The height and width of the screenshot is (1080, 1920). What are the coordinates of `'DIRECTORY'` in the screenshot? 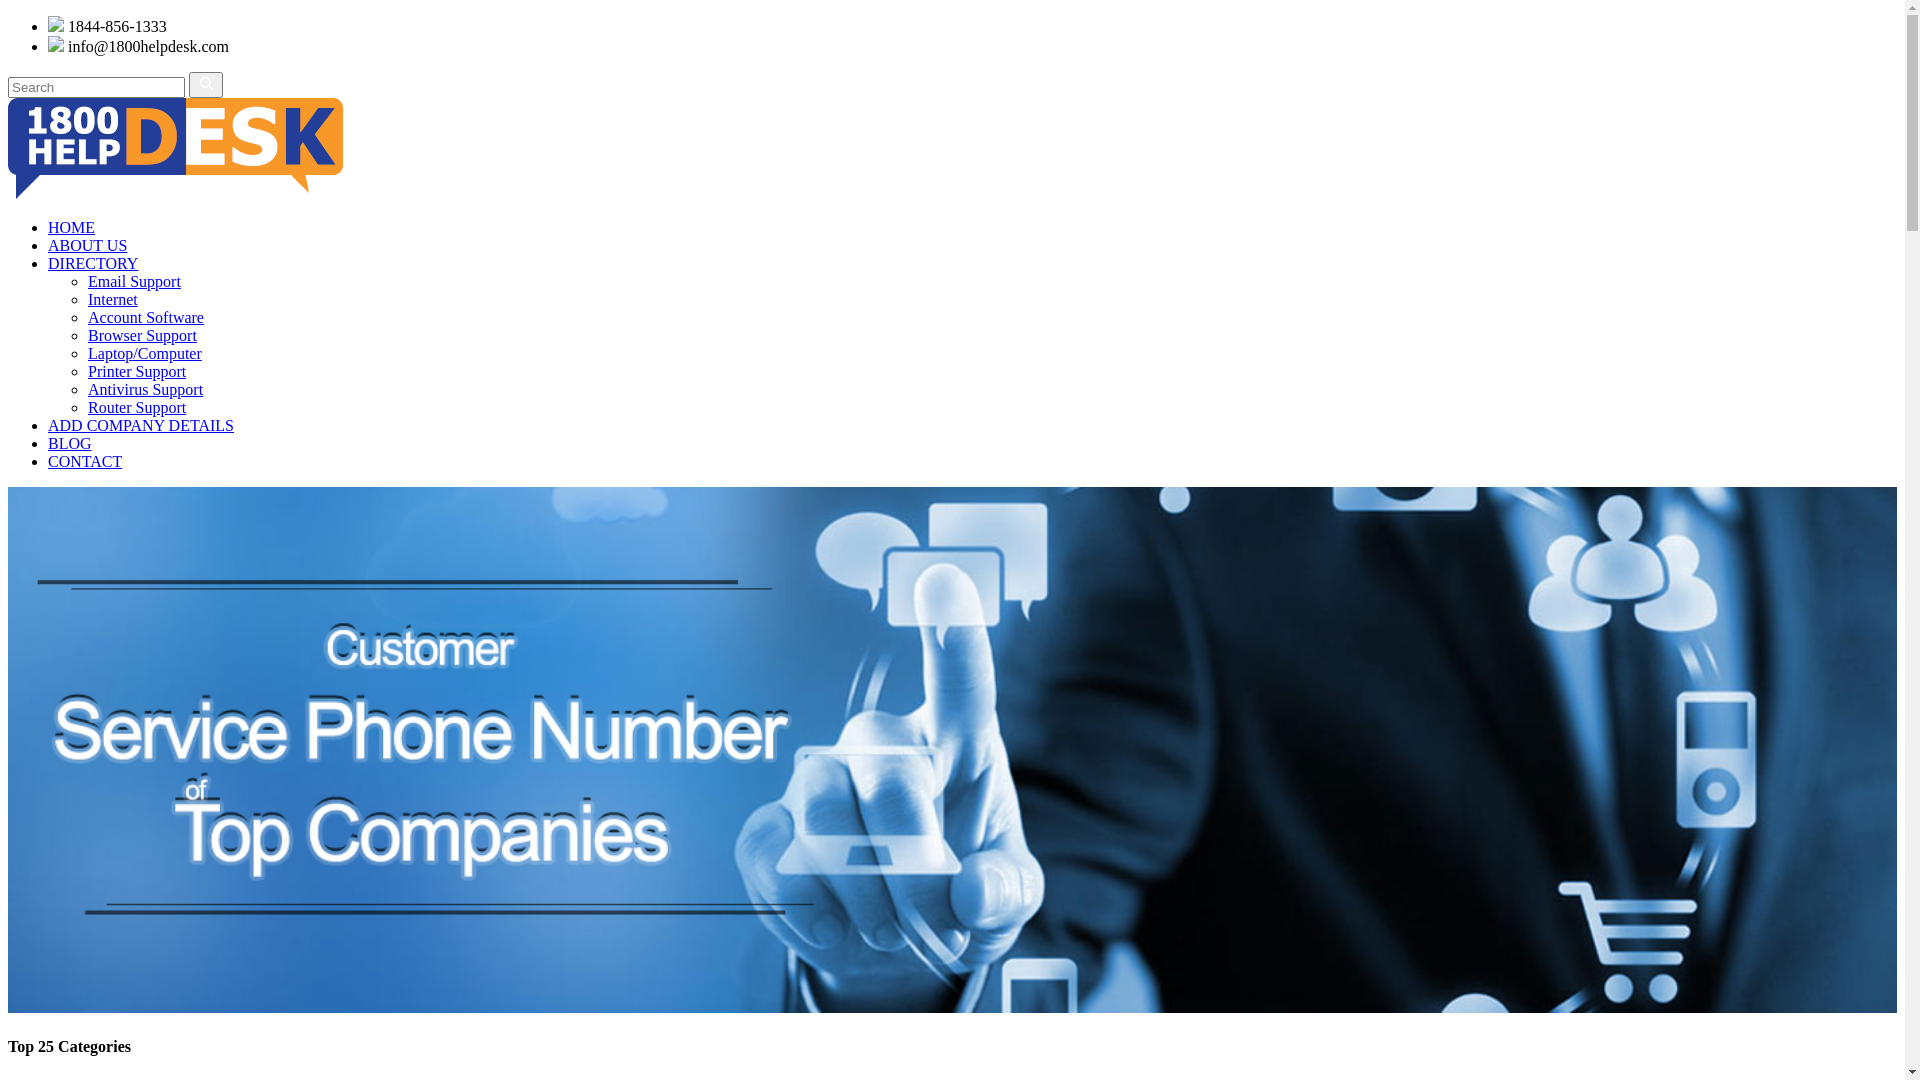 It's located at (91, 262).